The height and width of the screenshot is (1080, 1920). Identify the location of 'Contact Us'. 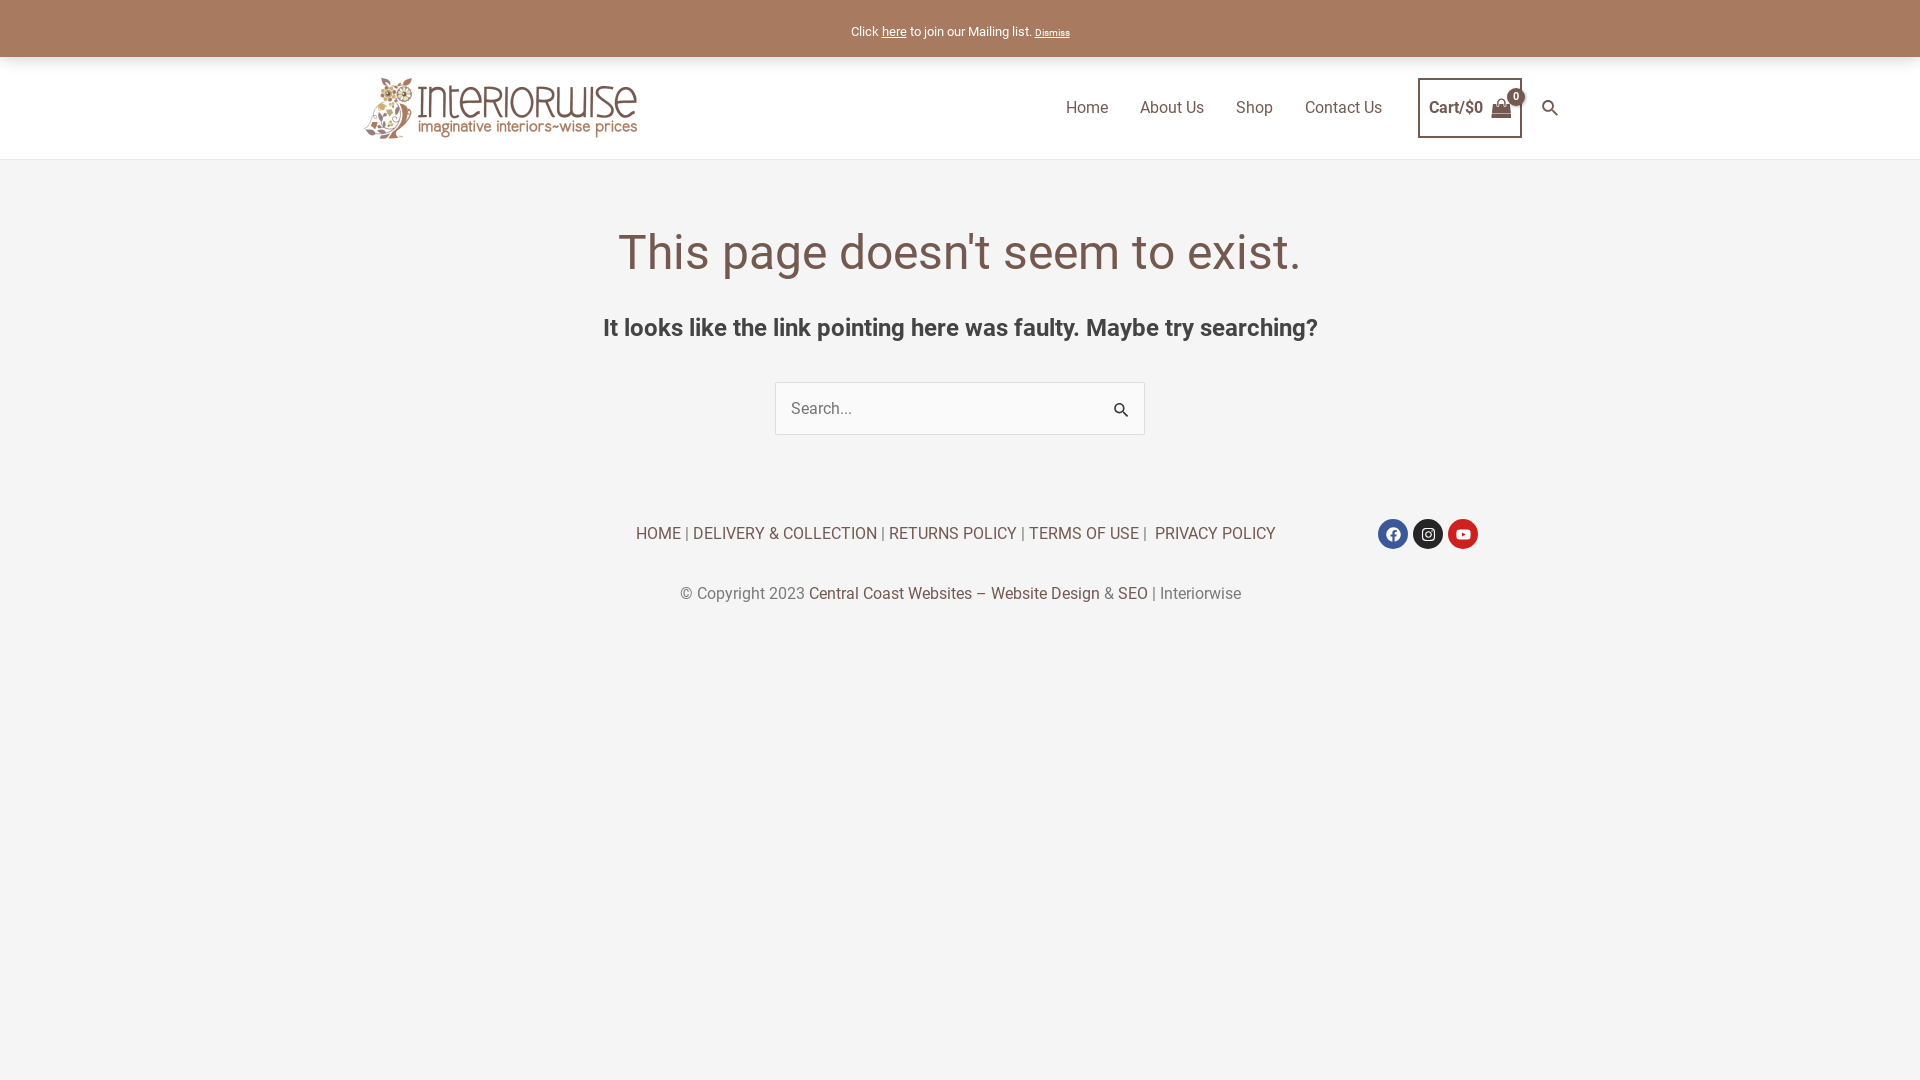
(1343, 108).